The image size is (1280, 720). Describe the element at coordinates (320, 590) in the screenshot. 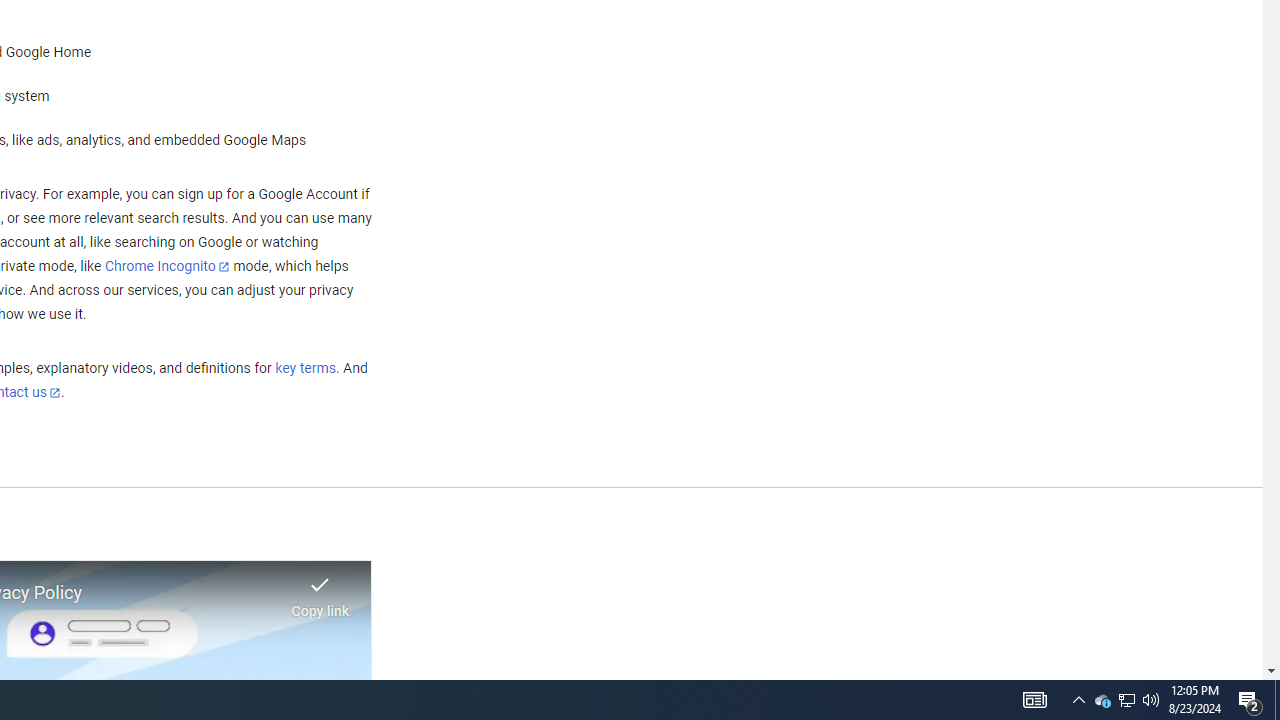

I see `'Link copied to clipboard'` at that location.